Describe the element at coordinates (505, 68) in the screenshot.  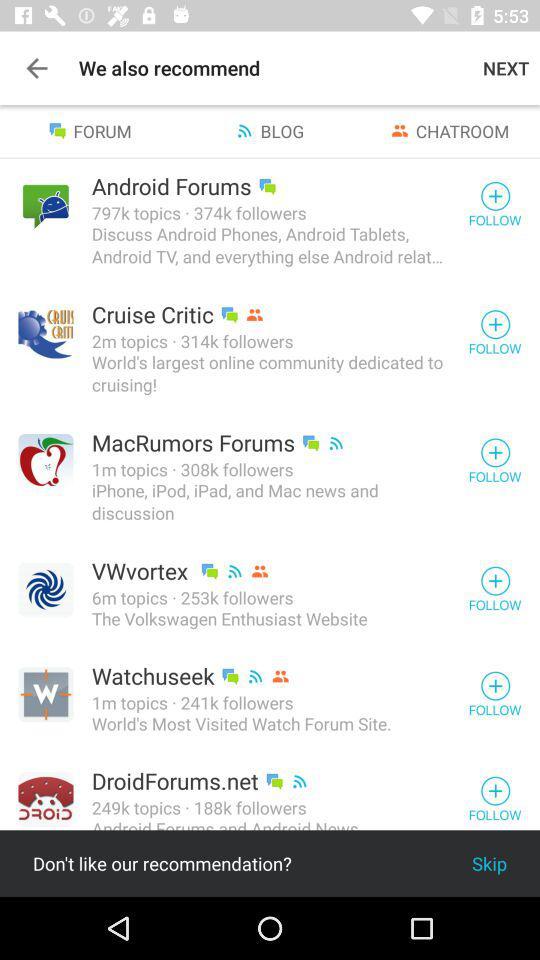
I see `the next item` at that location.